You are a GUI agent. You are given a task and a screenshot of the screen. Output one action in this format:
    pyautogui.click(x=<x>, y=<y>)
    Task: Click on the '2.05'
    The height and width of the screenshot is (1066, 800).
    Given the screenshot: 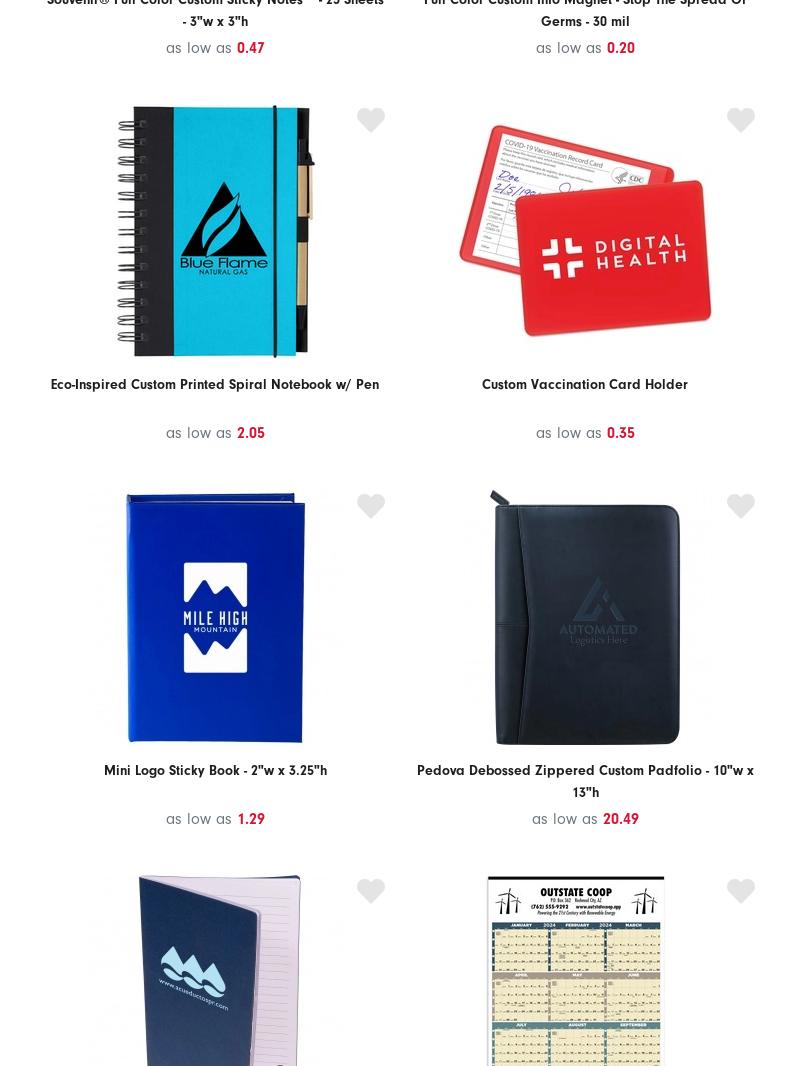 What is the action you would take?
    pyautogui.click(x=249, y=433)
    